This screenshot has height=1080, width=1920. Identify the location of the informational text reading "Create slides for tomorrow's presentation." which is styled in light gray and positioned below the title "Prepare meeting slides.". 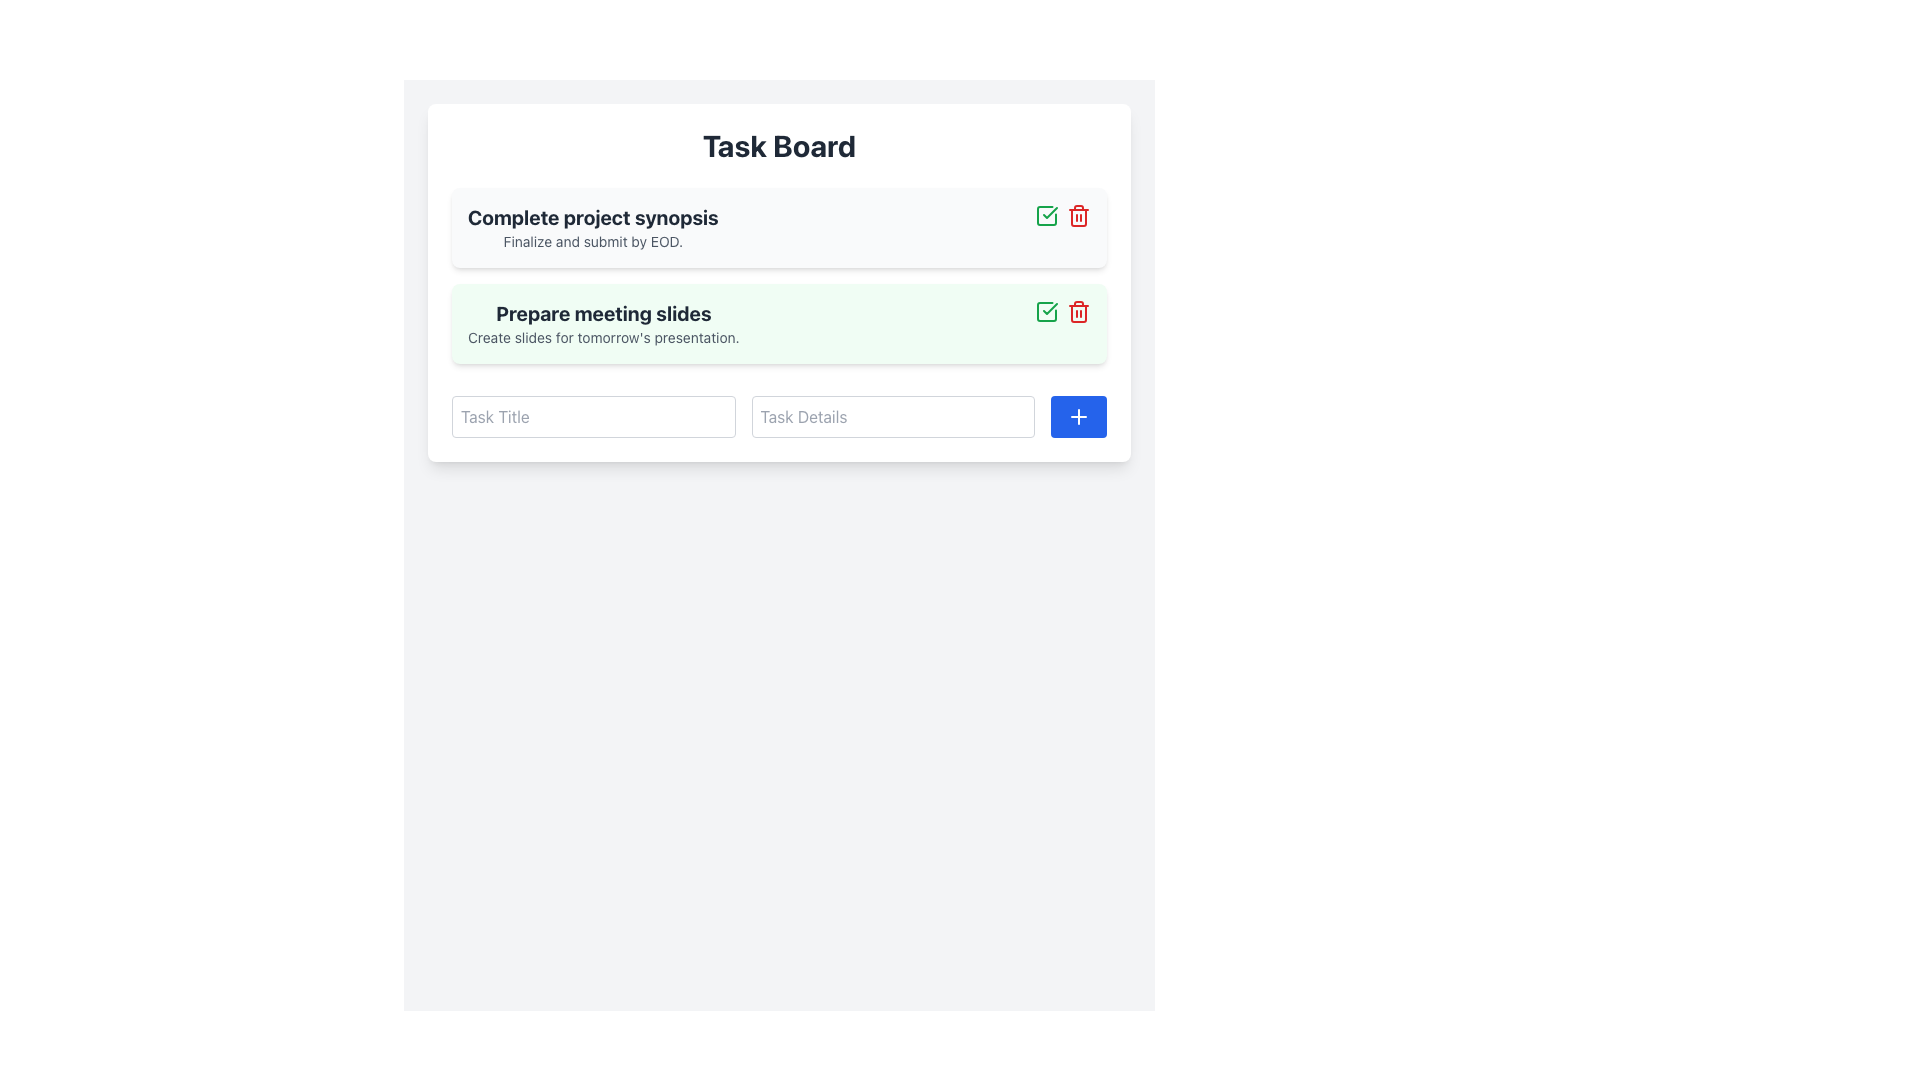
(602, 337).